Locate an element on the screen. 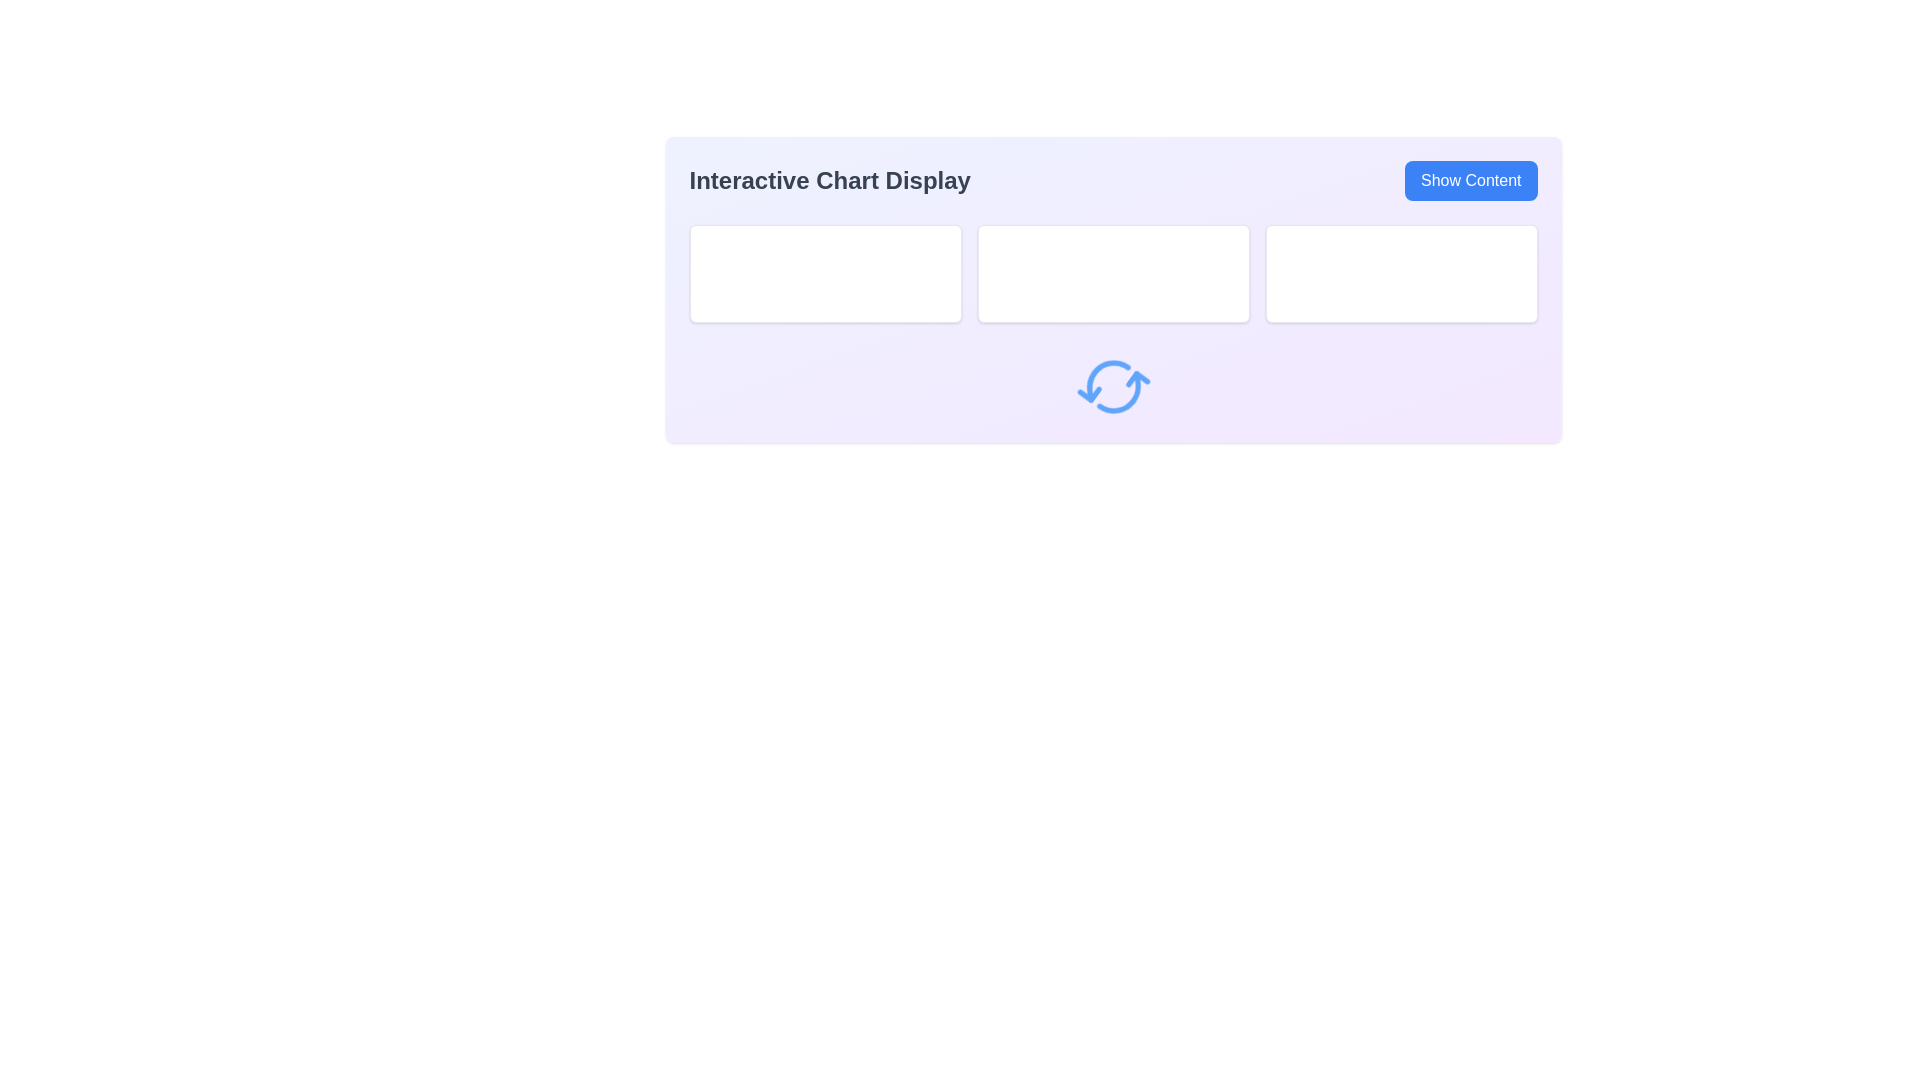  the button located at the top-right corner of the 'Interactive Chart Display' section is located at coordinates (1471, 181).